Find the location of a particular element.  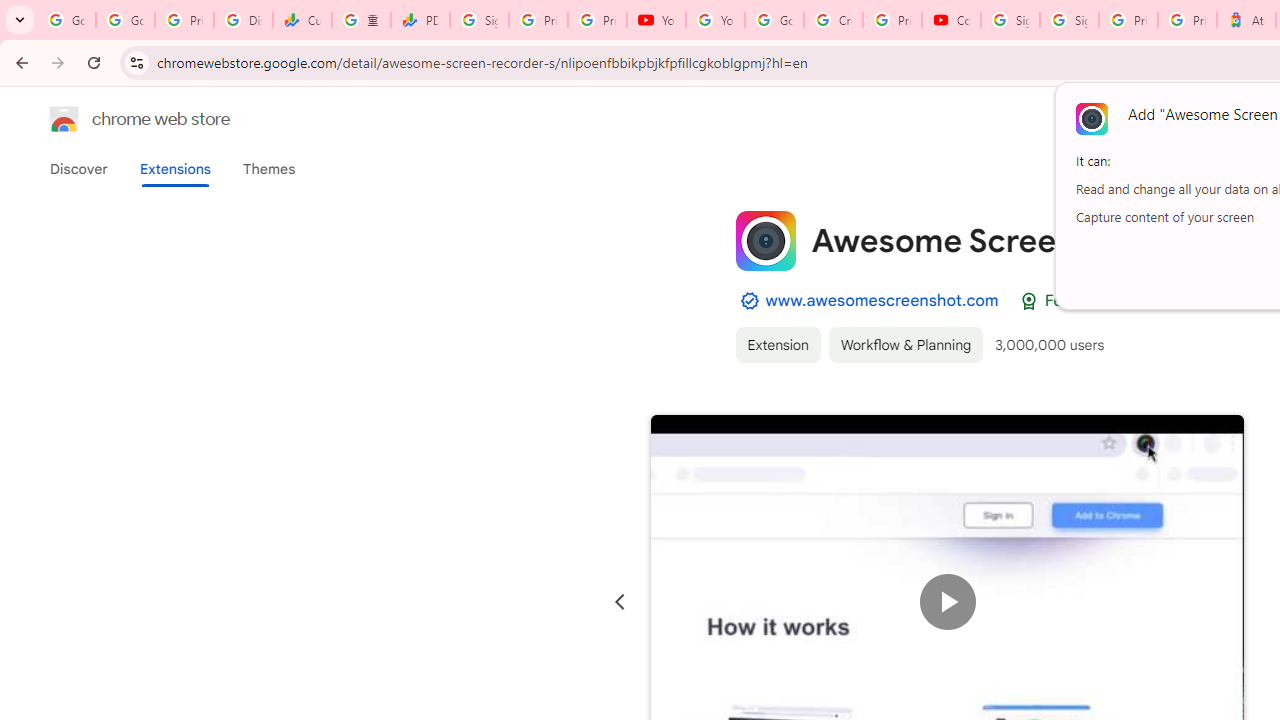

'Item logo image for Awesome Screen Recorder & Screenshot' is located at coordinates (764, 239).